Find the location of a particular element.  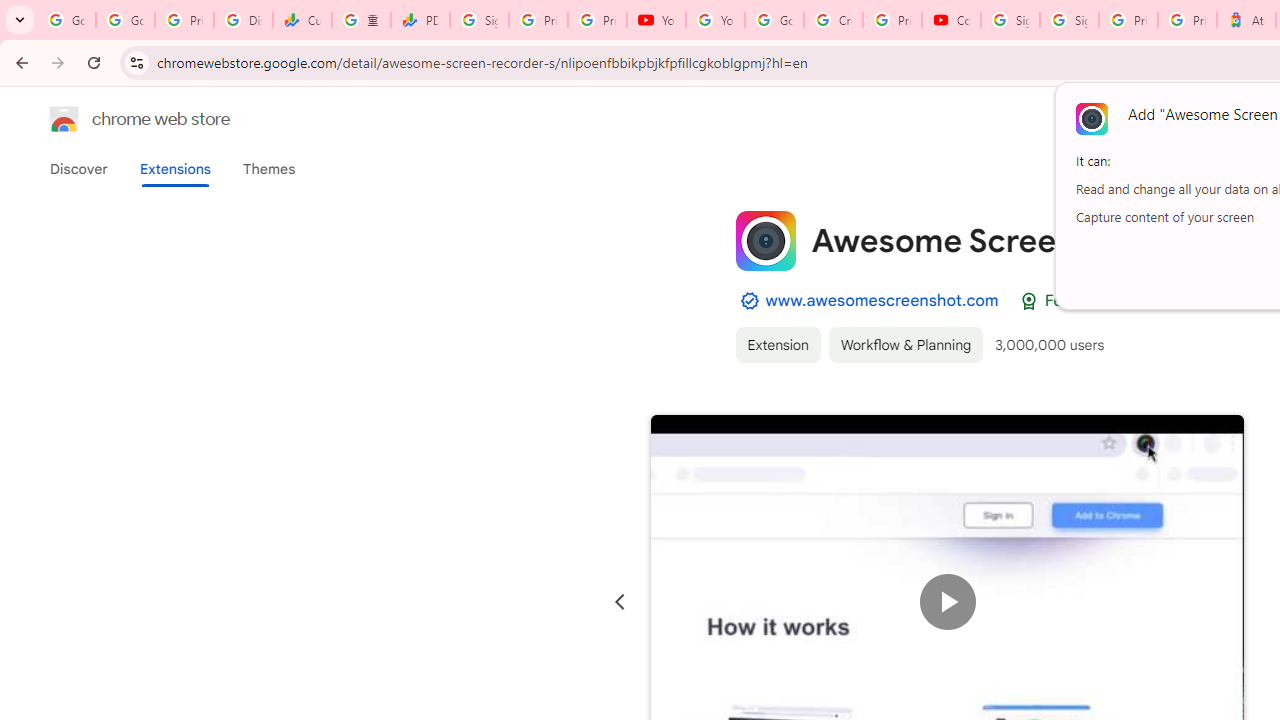

'Item logo image for Awesome Screen Recorder & Screenshot' is located at coordinates (764, 239).